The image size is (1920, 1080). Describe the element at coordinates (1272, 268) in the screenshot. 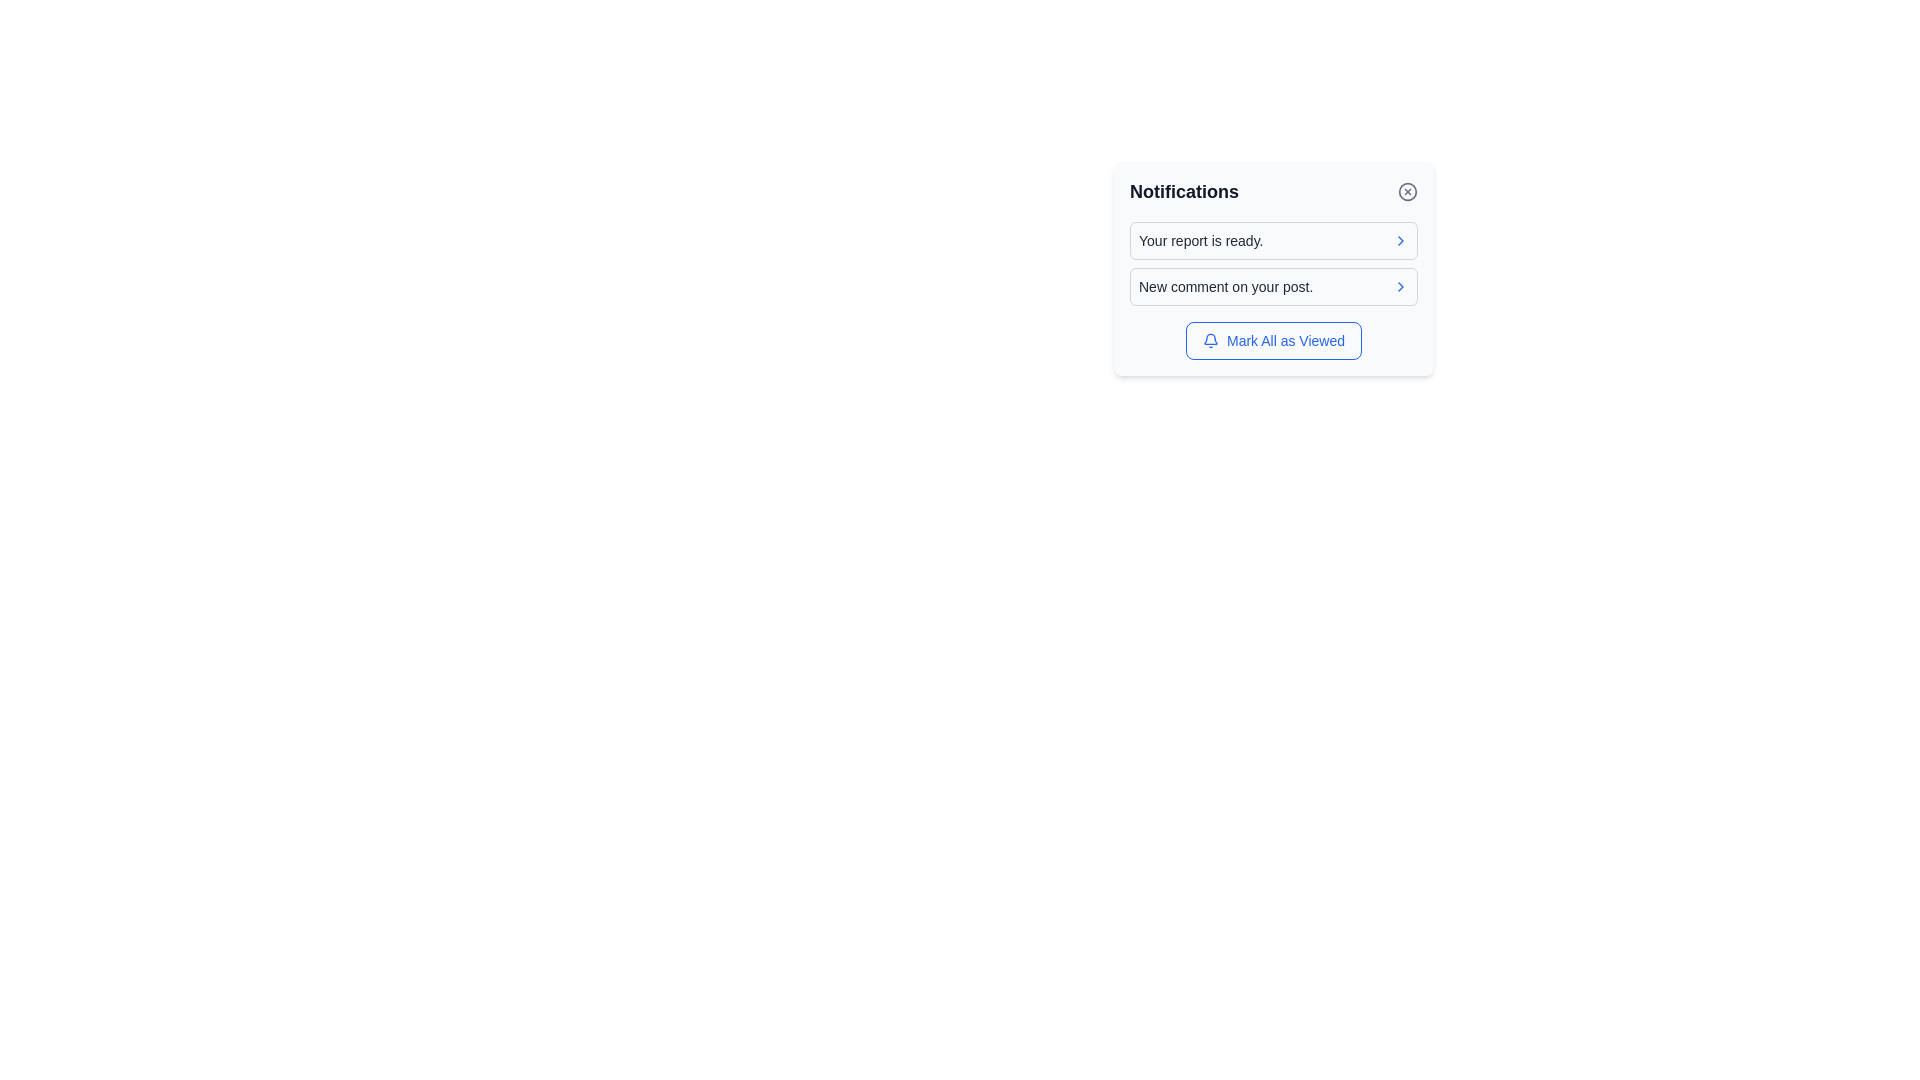

I see `the chevron icon located on the right side of the notifications list in the Information Panel, which is styled with a light gray background and rounded corners` at that location.